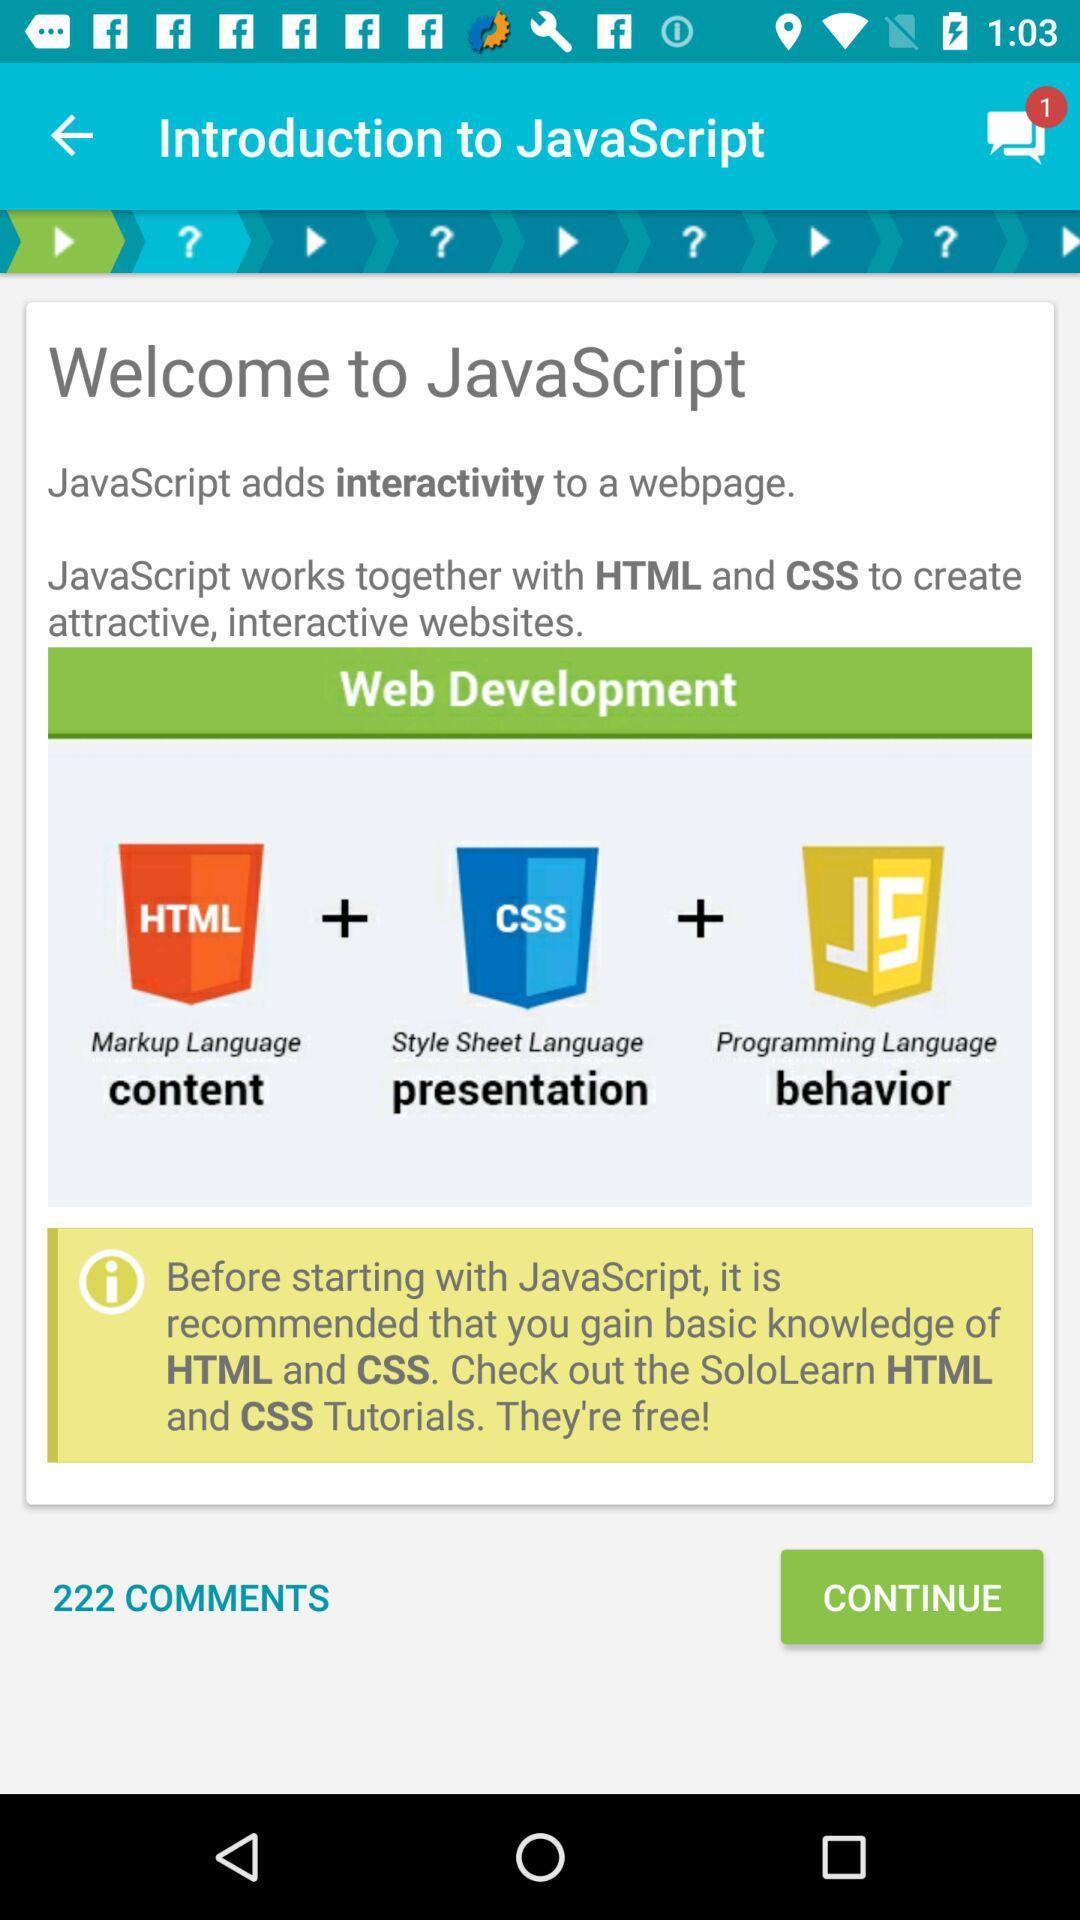  What do you see at coordinates (189, 240) in the screenshot?
I see `see question/answer` at bounding box center [189, 240].